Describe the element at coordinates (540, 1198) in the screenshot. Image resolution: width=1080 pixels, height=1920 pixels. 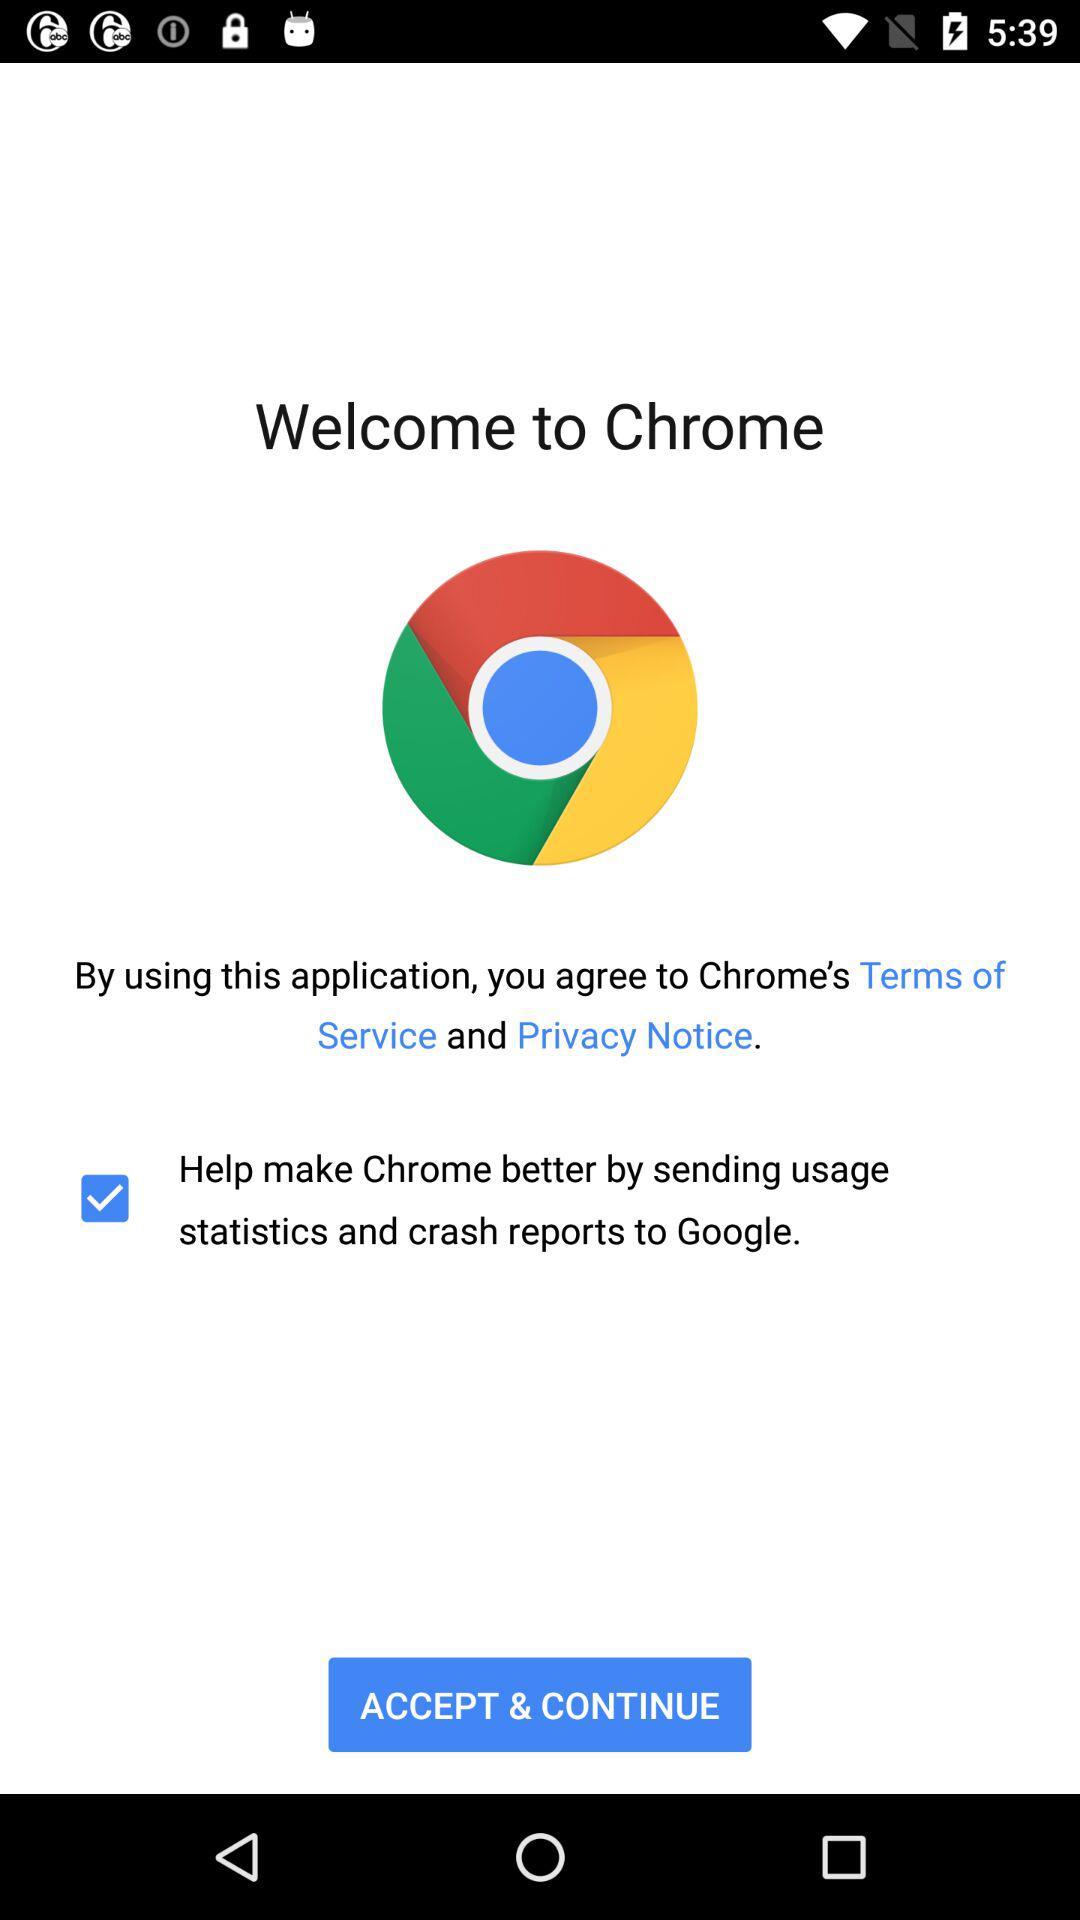
I see `the item above the accept & continue` at that location.